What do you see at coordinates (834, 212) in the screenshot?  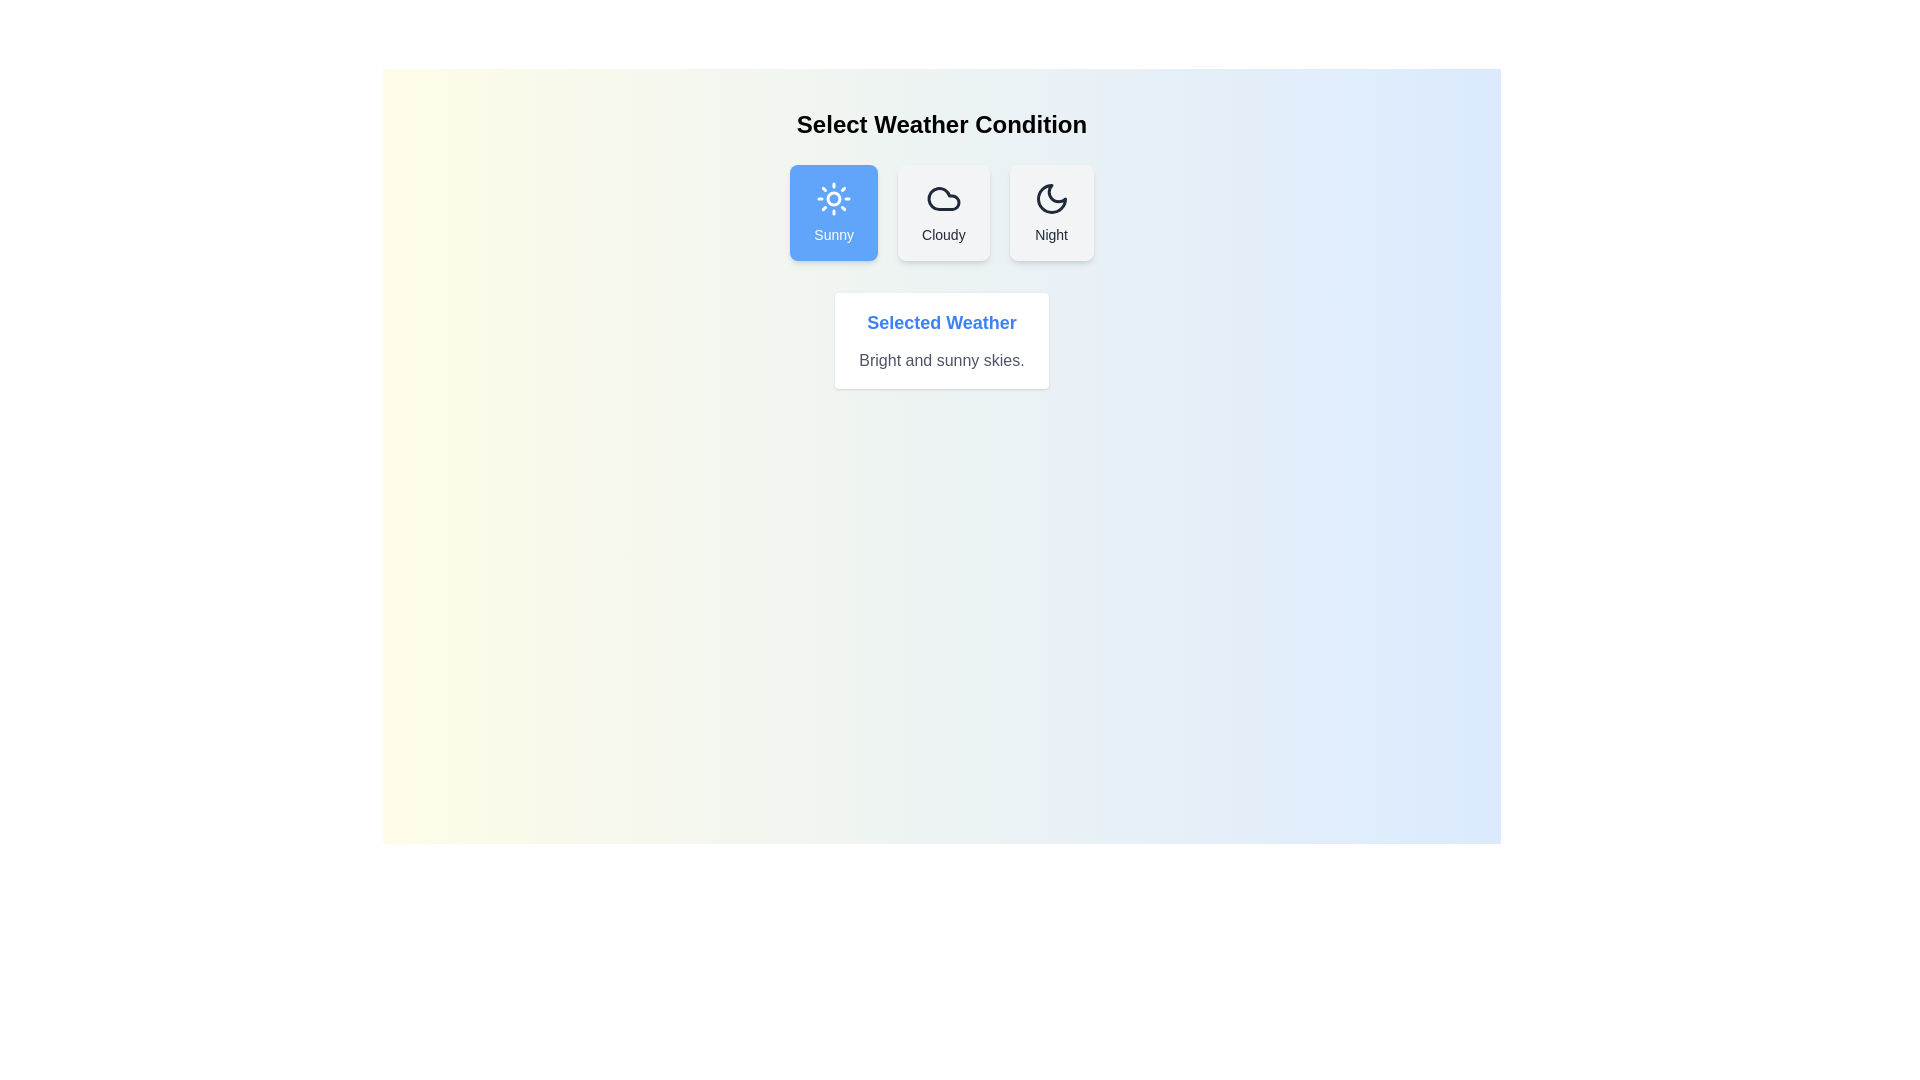 I see `the weather condition button corresponding to Sunny` at bounding box center [834, 212].